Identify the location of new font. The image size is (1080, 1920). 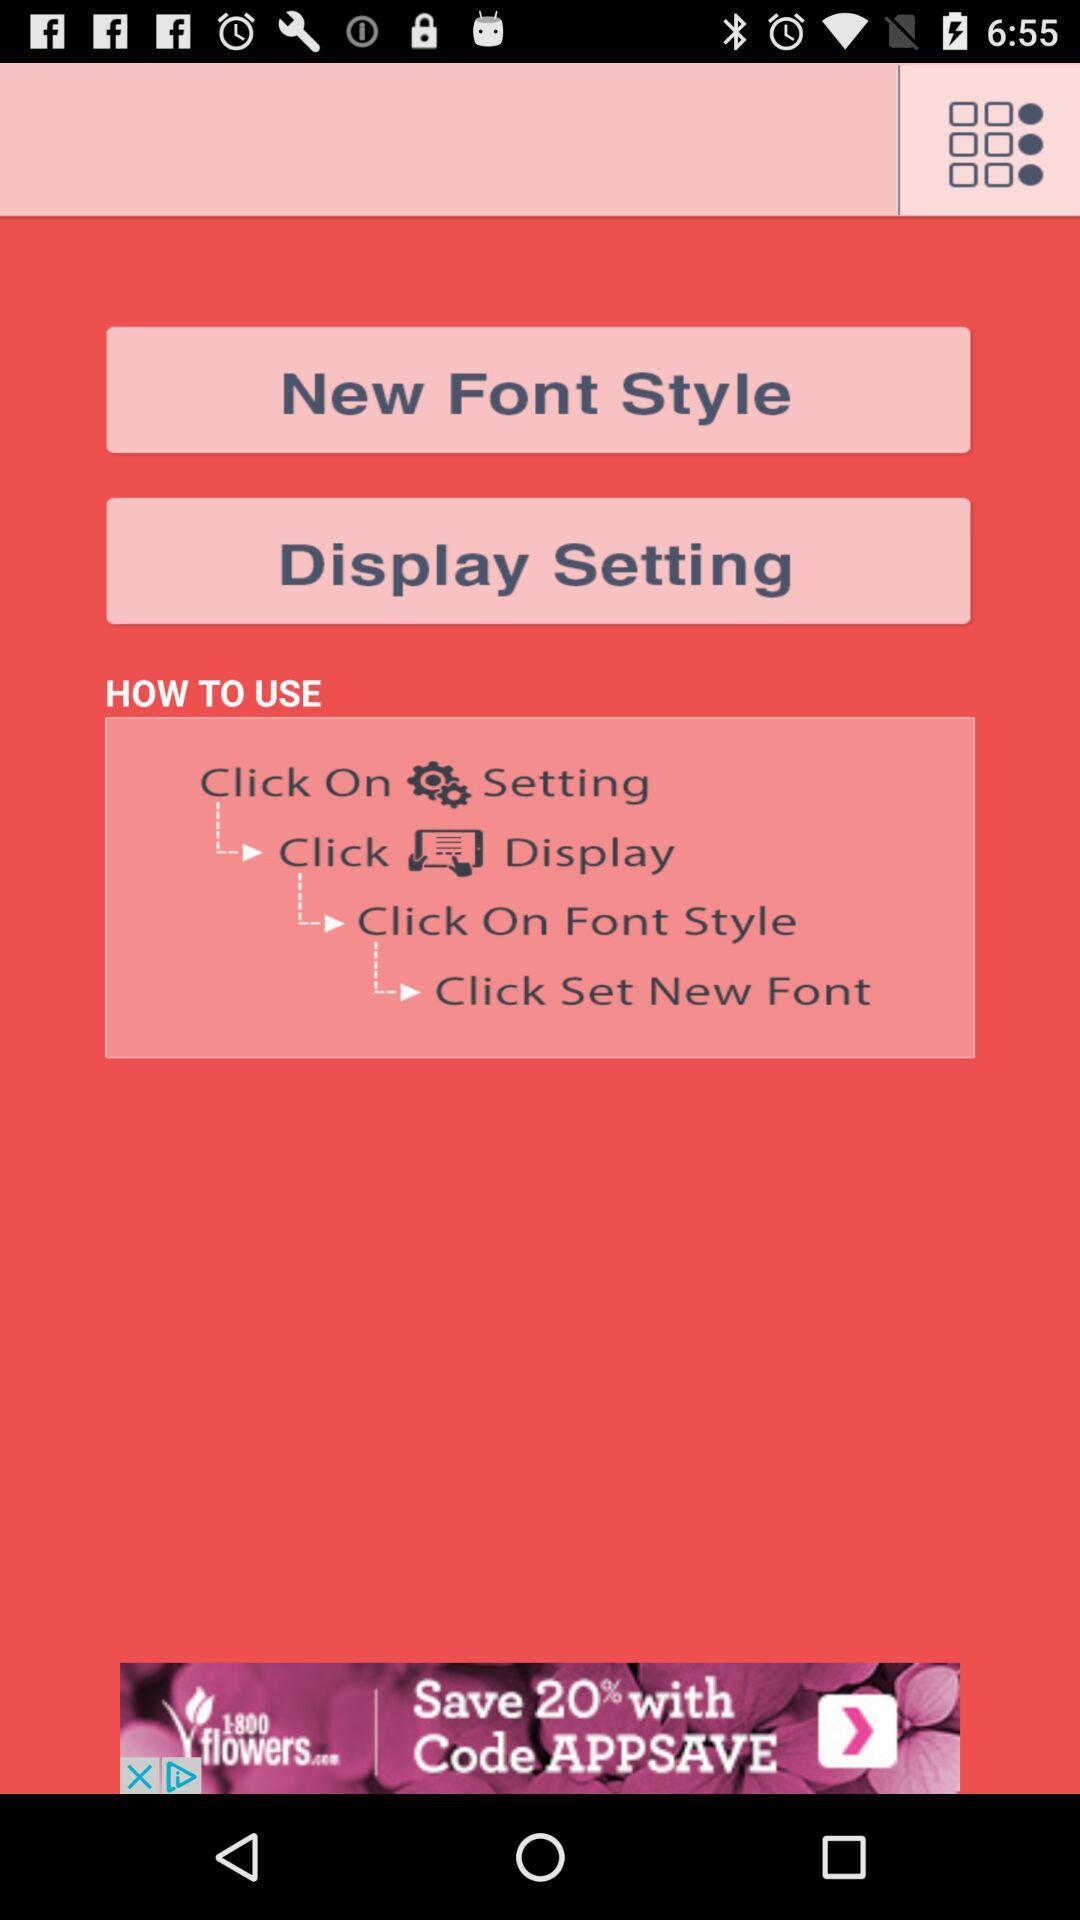
(540, 391).